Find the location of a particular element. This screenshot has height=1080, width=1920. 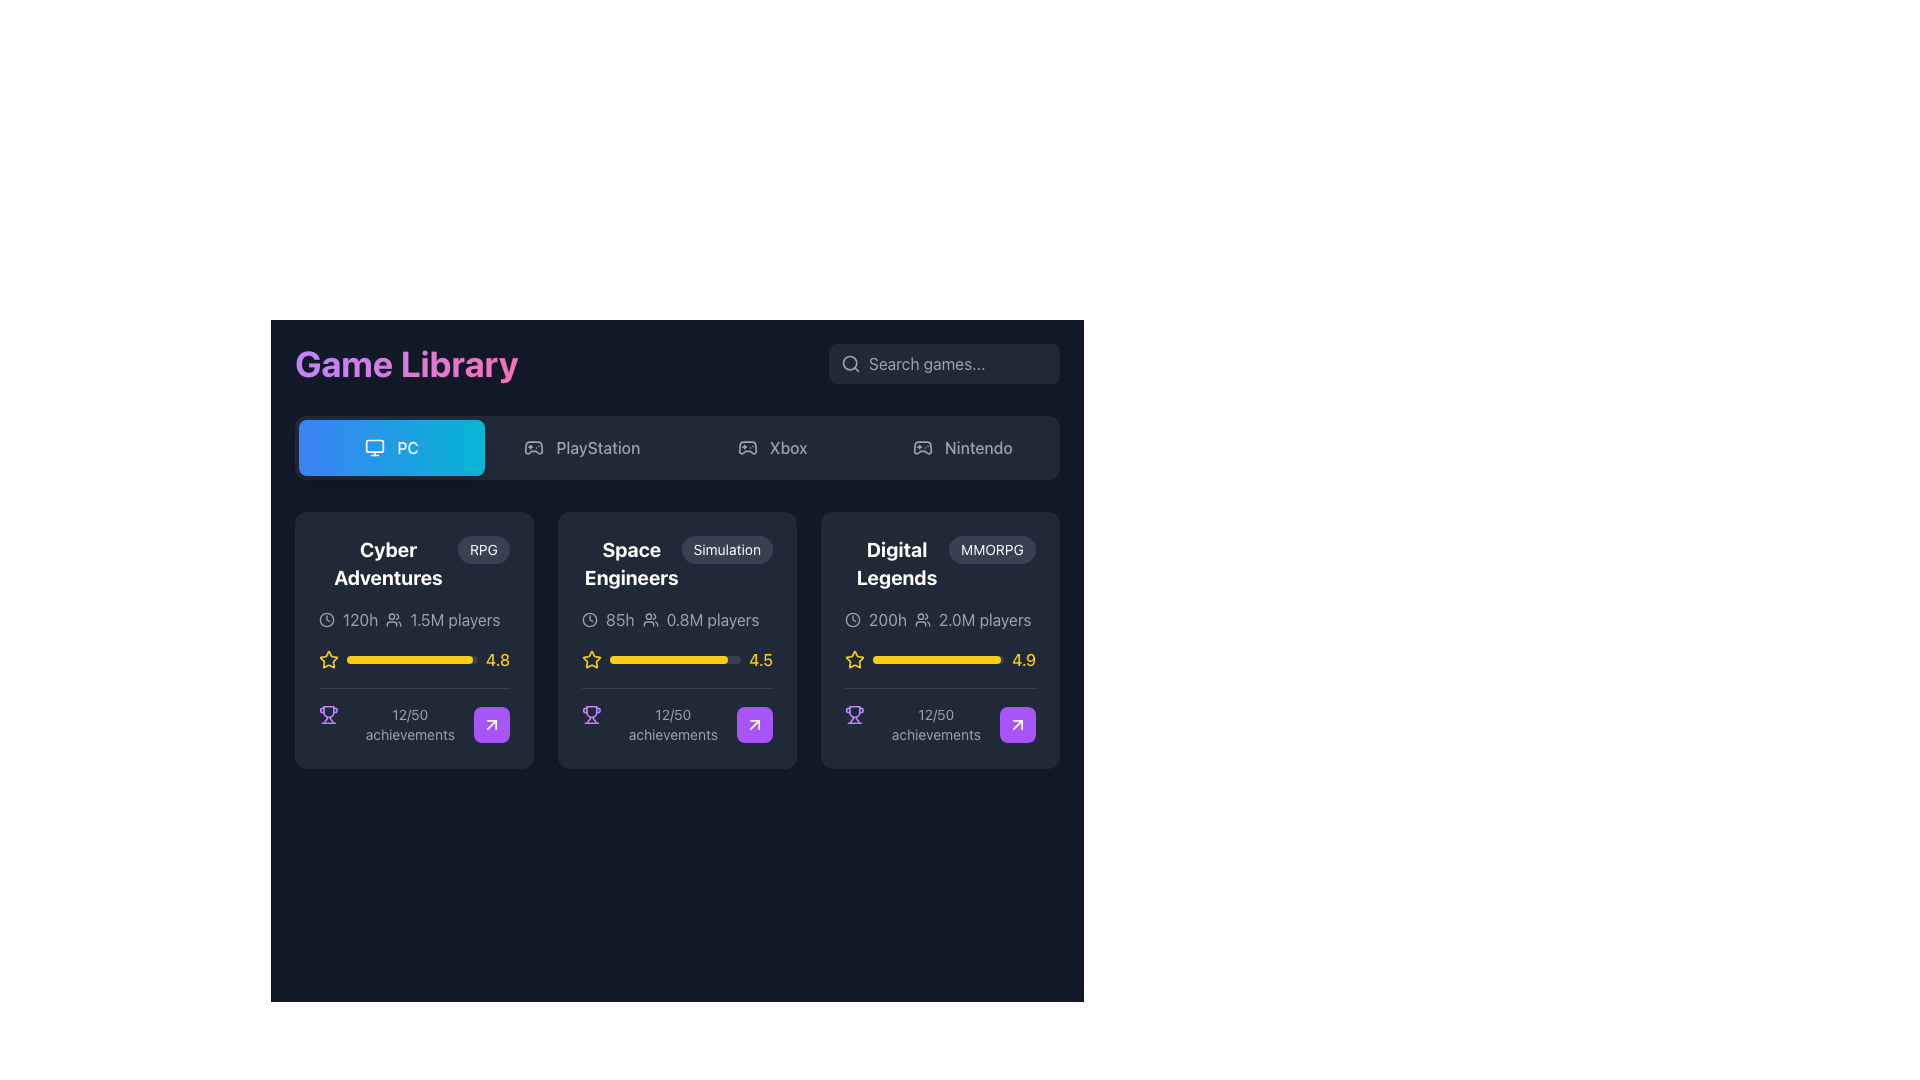

the pill-shaped badge labeled 'Simulation' with white font on a dark gray background, located within the 'Space Engineers' game card, aligned to the right of the game title is located at coordinates (726, 550).